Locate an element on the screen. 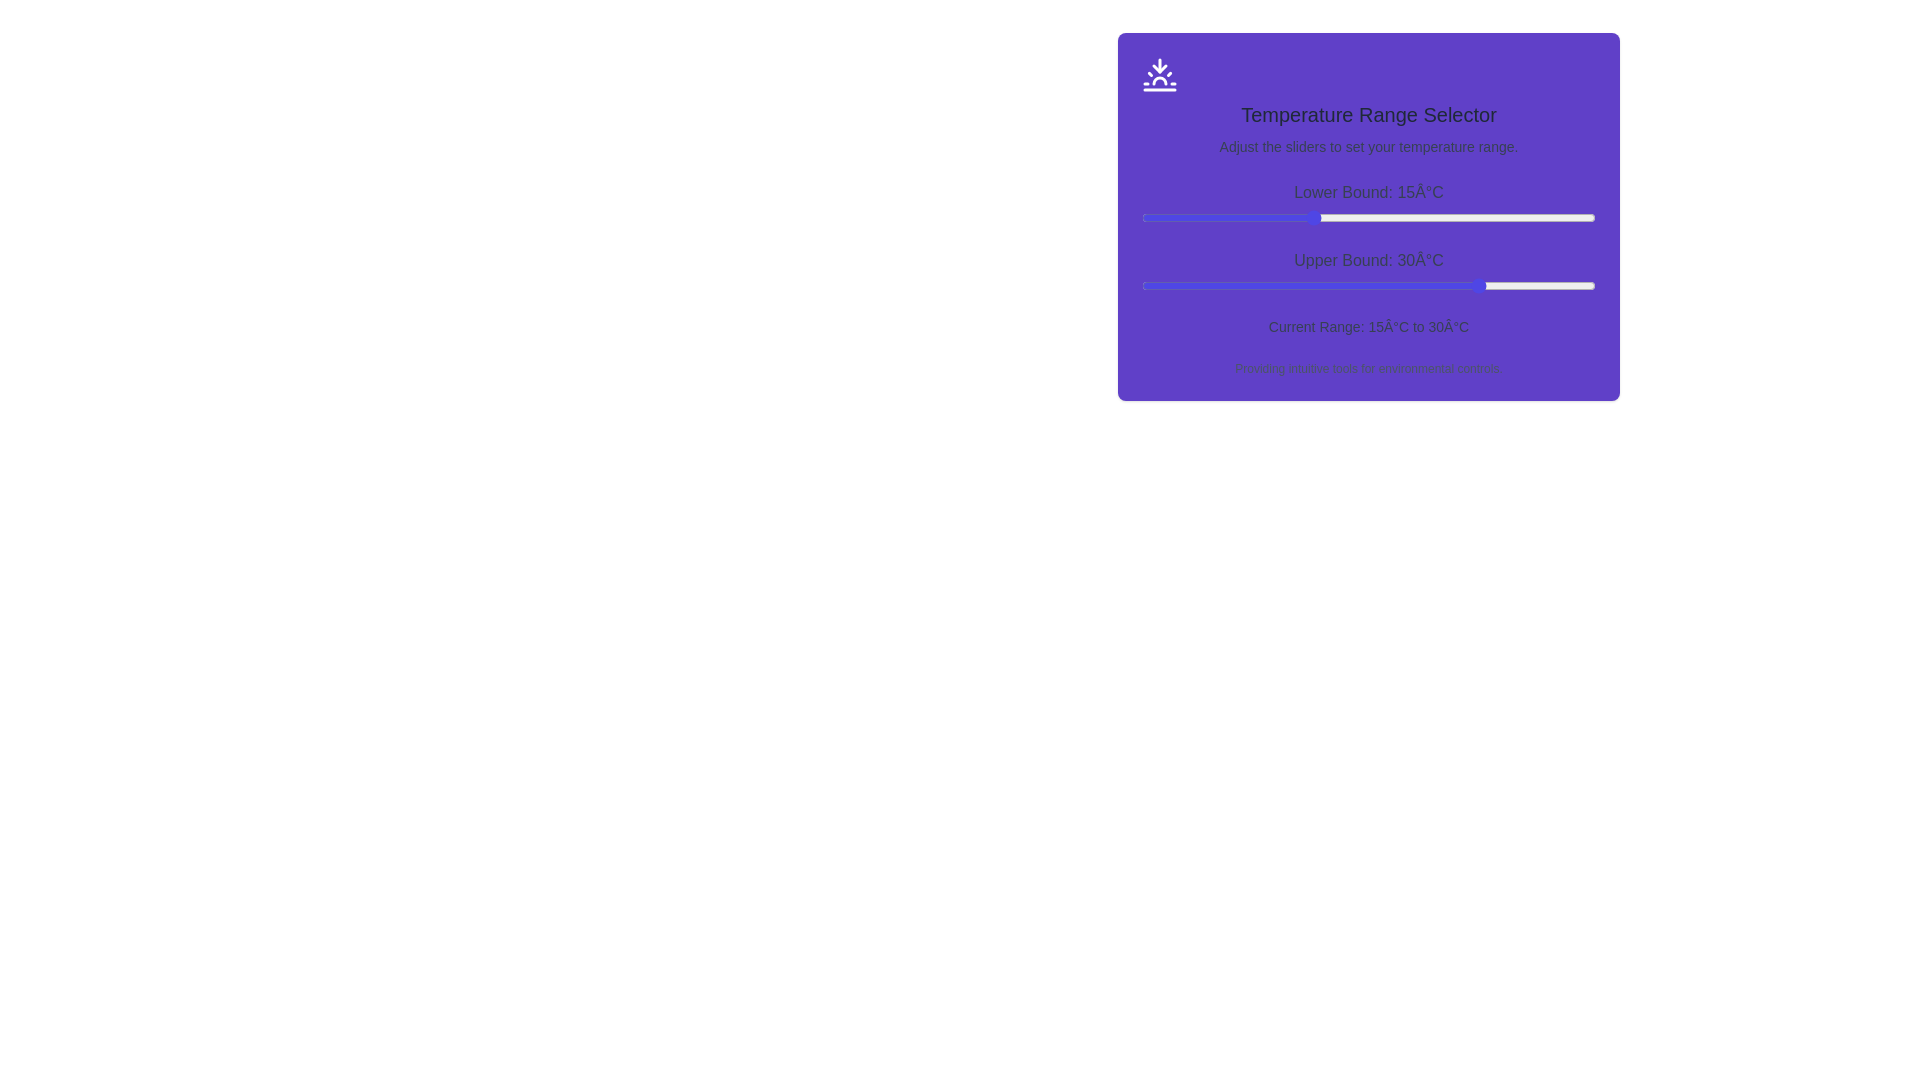 This screenshot has height=1080, width=1920. the lower bound slider to 28°C is located at coordinates (1459, 218).